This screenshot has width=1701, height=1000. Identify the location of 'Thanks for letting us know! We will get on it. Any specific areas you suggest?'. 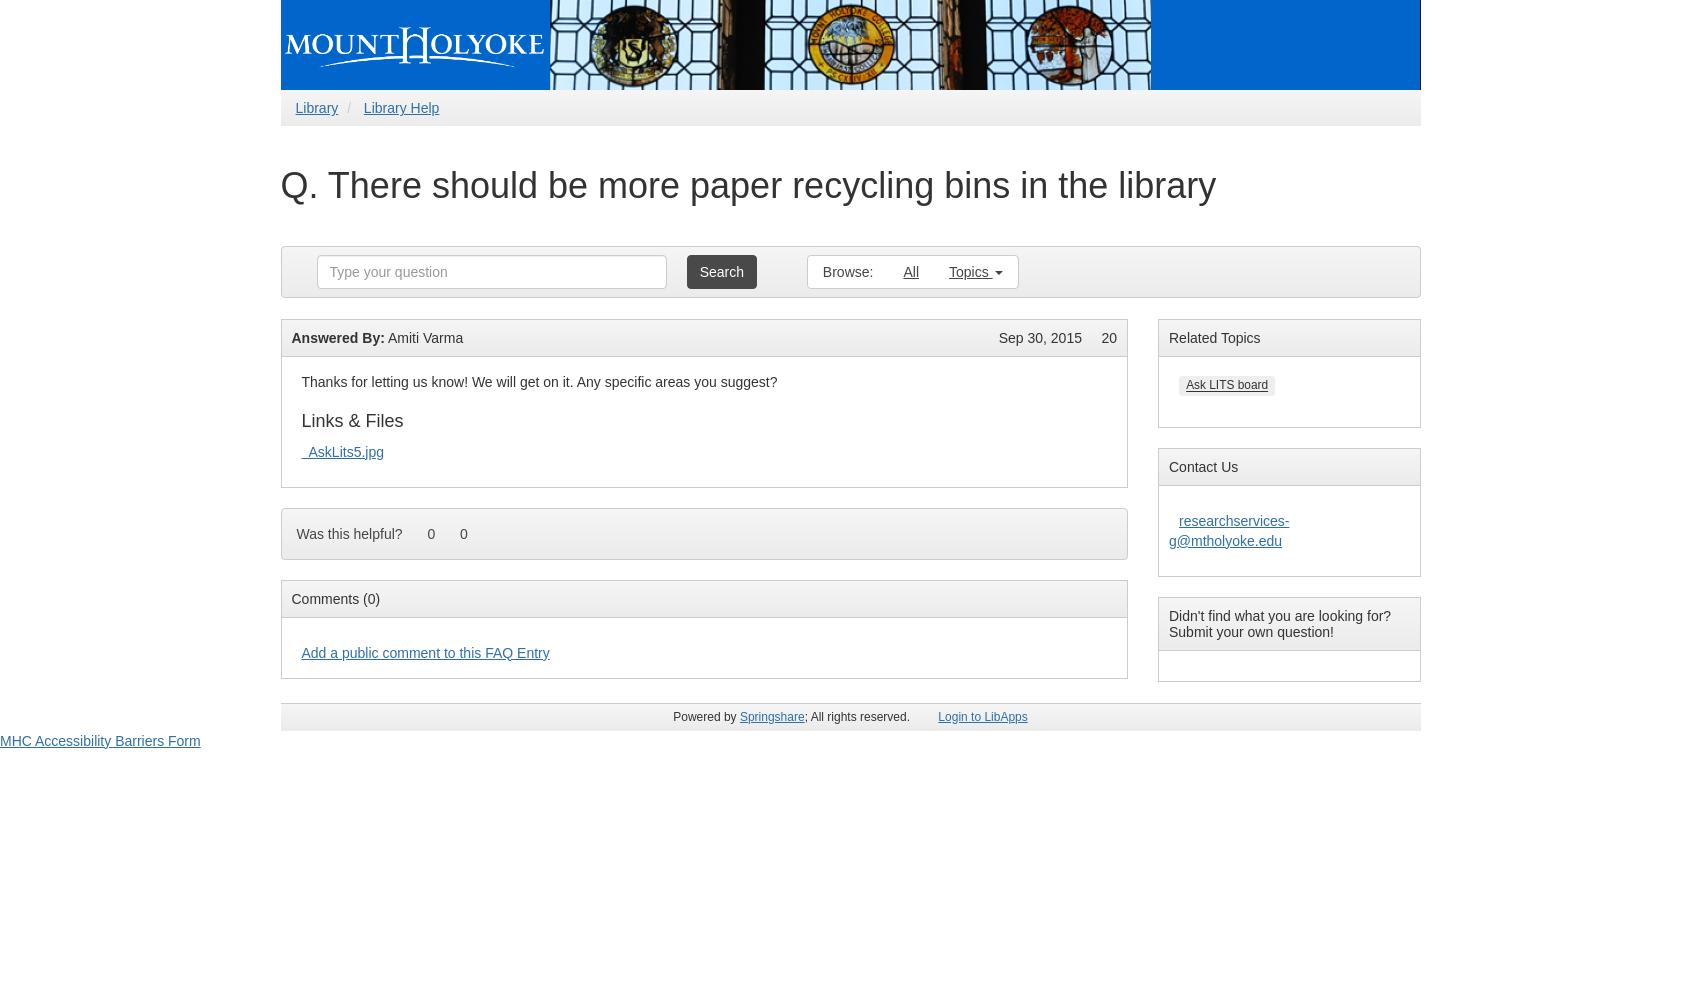
(539, 381).